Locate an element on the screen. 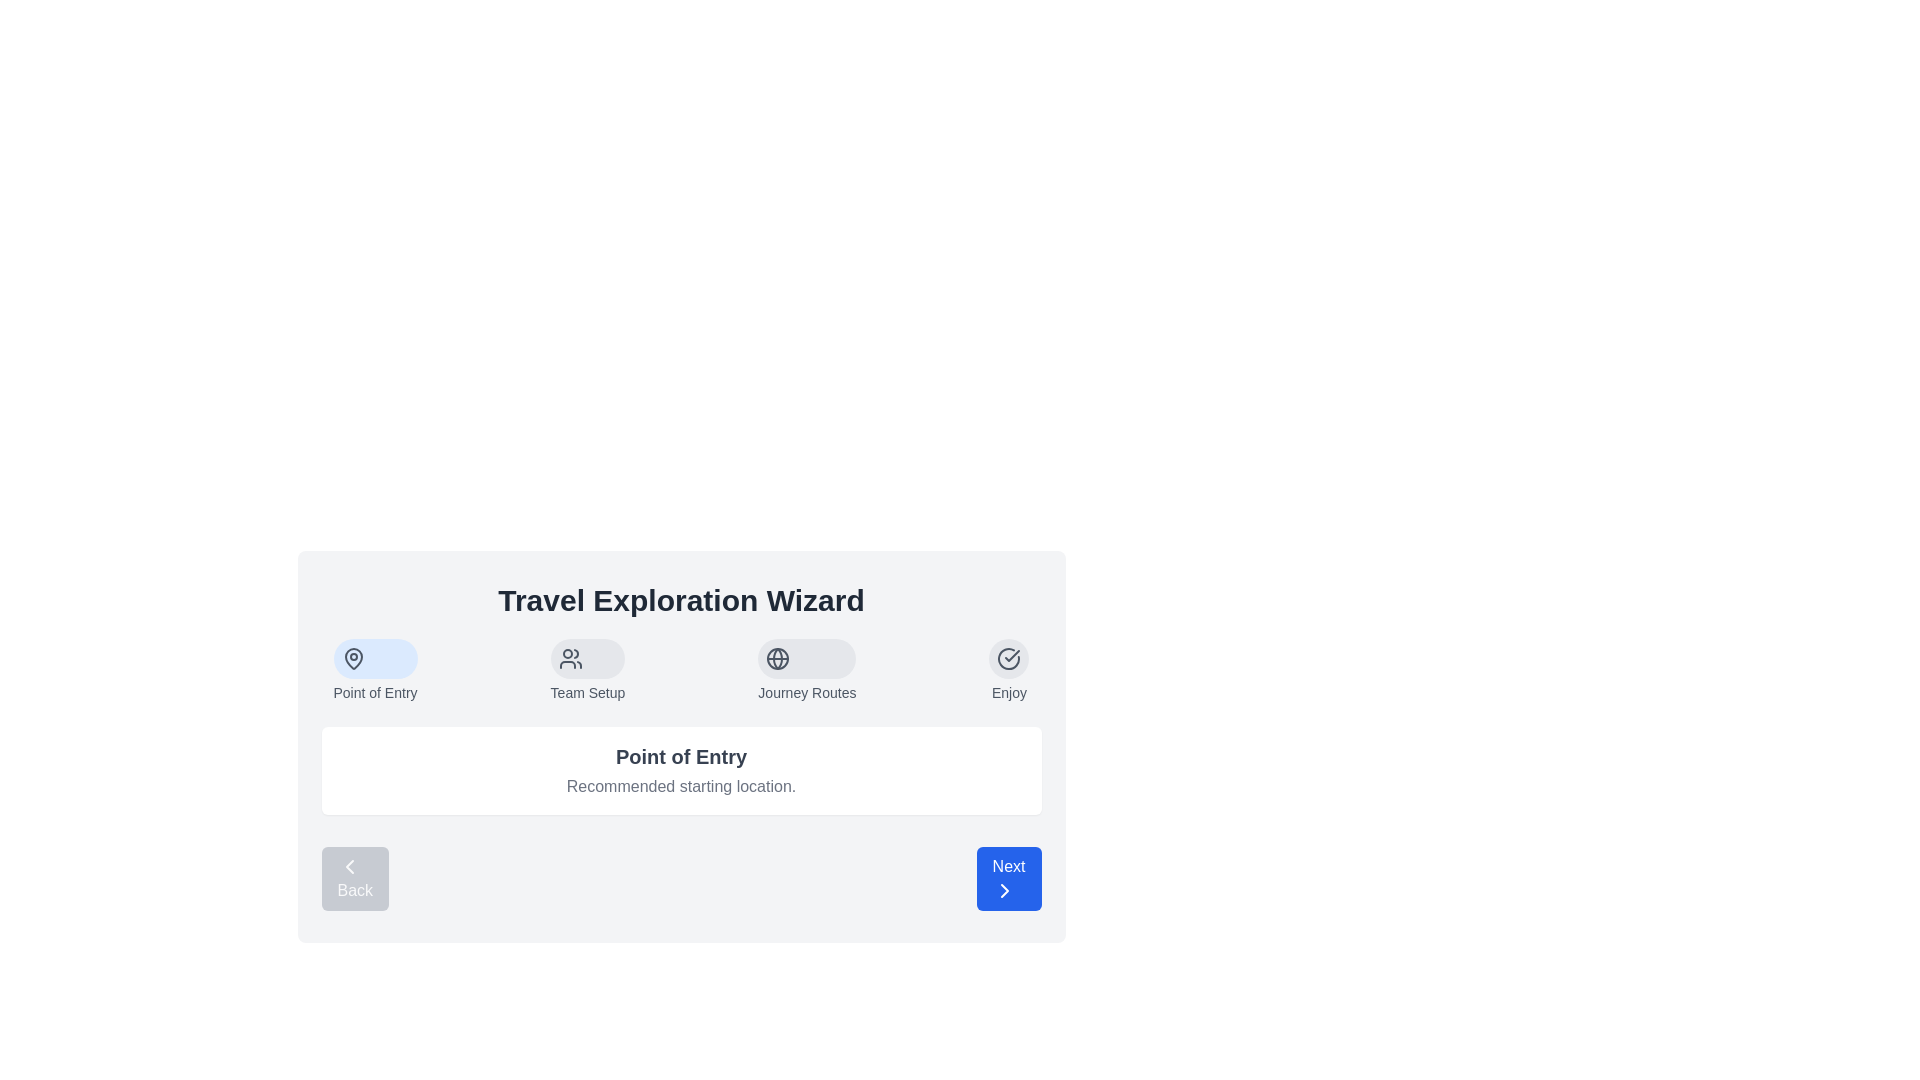  the 'Team Setup' button, which features an icon of users above the text in a light gray rounded rectangle, using keyboard navigation is located at coordinates (586, 671).